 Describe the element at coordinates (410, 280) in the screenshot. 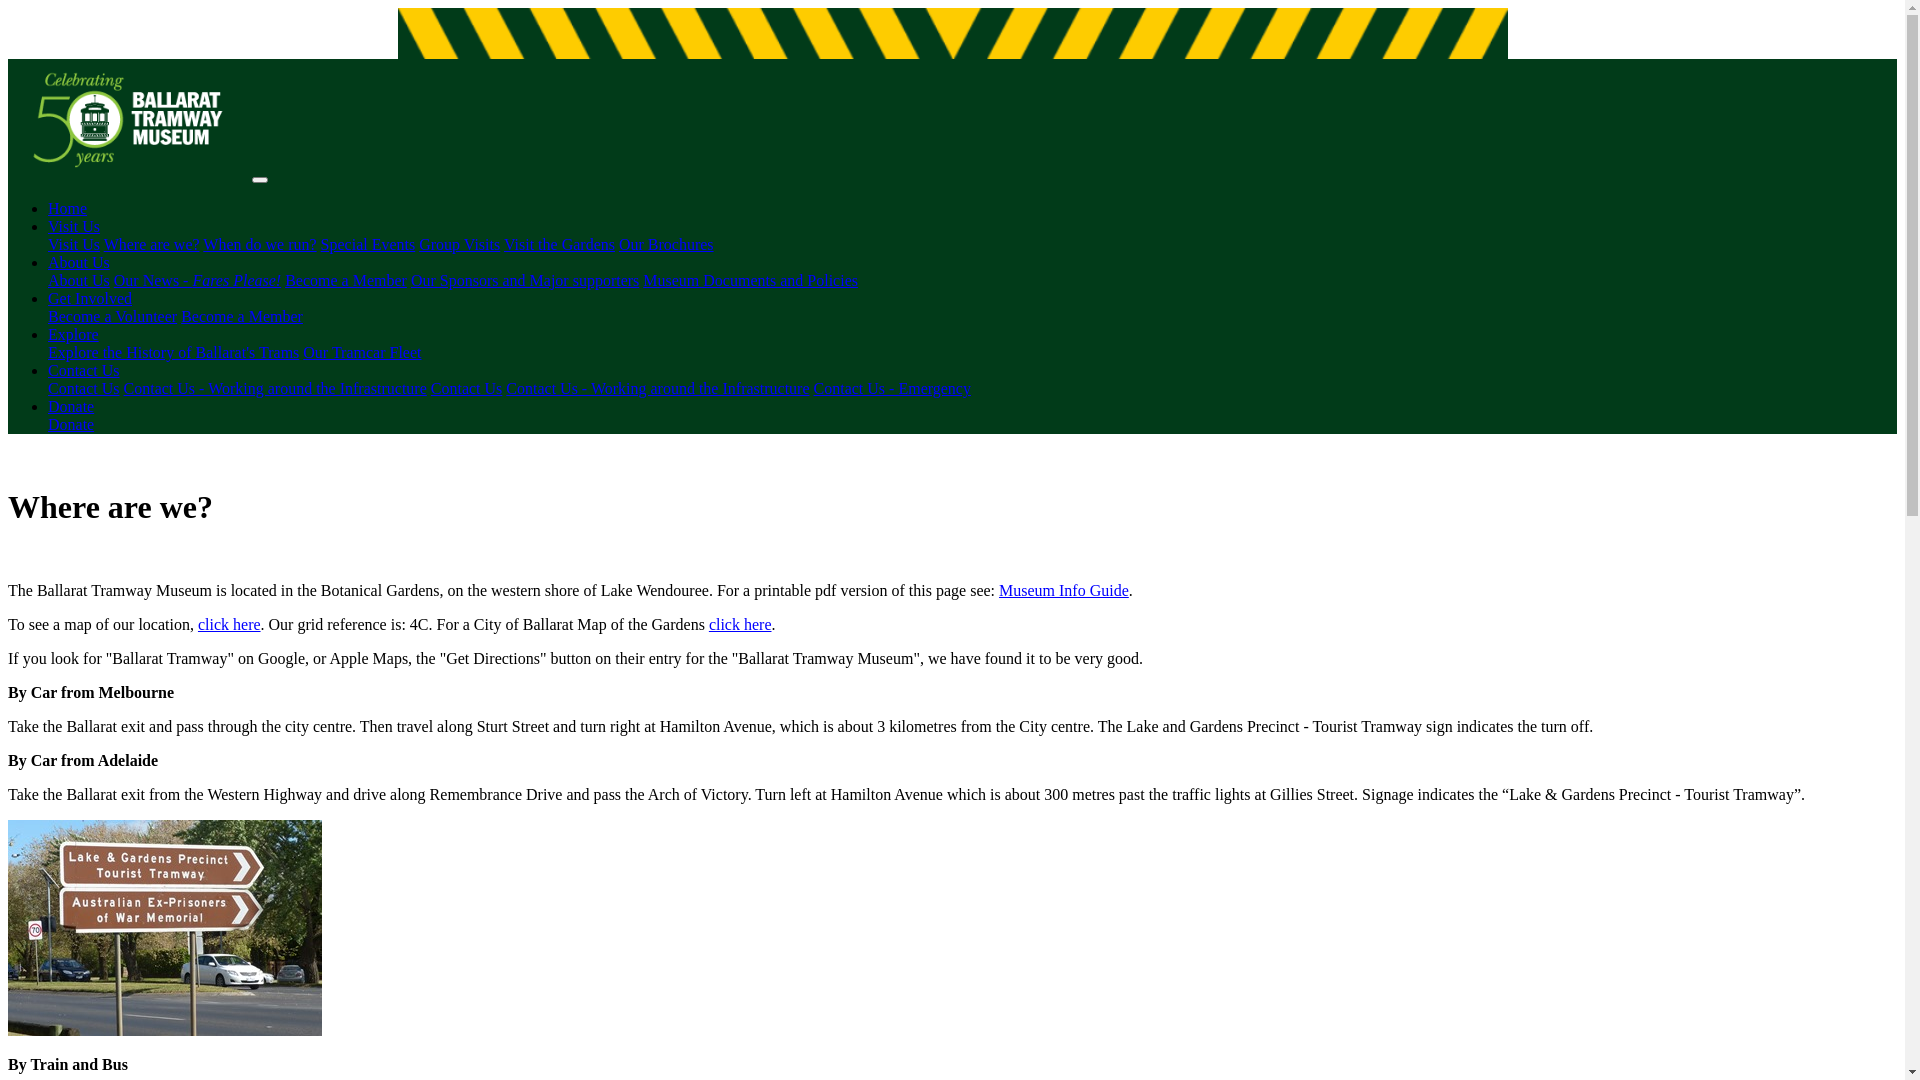

I see `'Our Sponsors and Major supporters'` at that location.